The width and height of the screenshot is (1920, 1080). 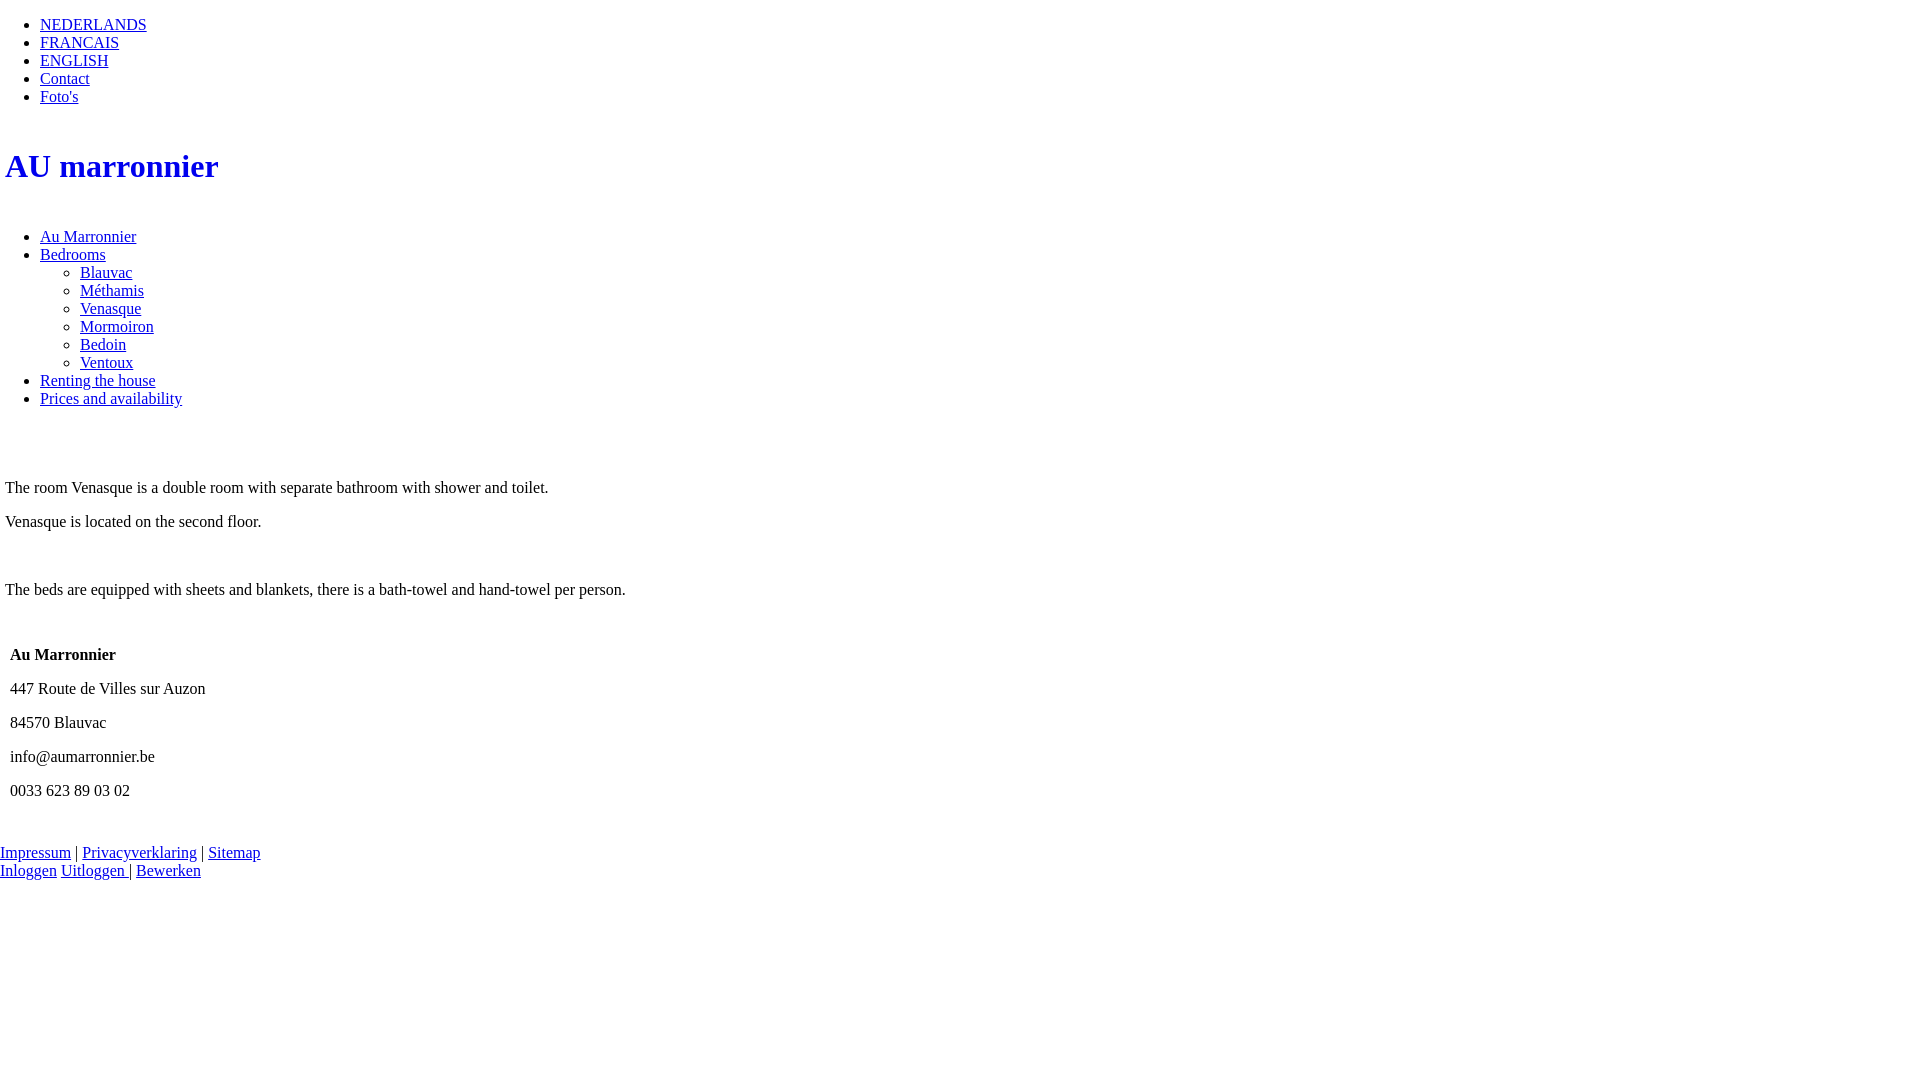 What do you see at coordinates (96, 380) in the screenshot?
I see `'Renting the house'` at bounding box center [96, 380].